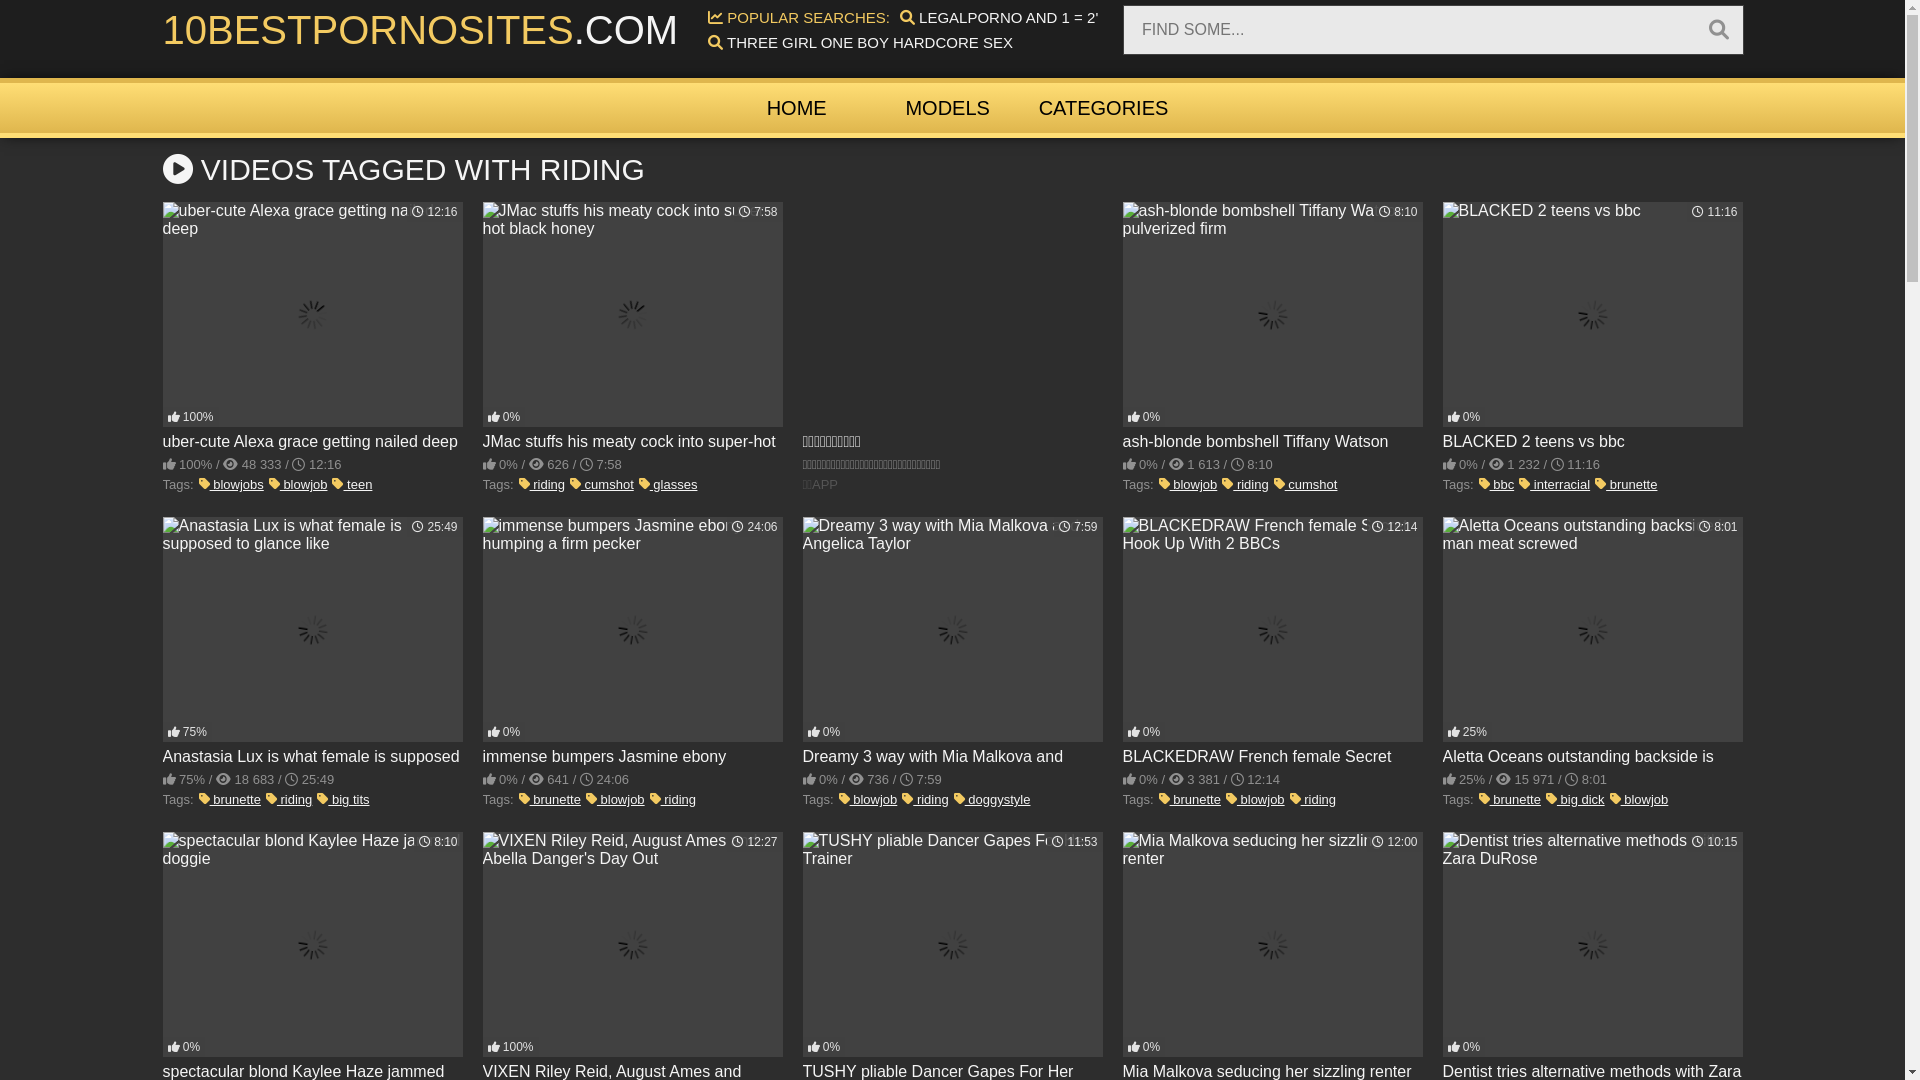  I want to click on 'BLACKEDRAW French female Secret Hook Up With 2 BBCs', so click(1271, 641).